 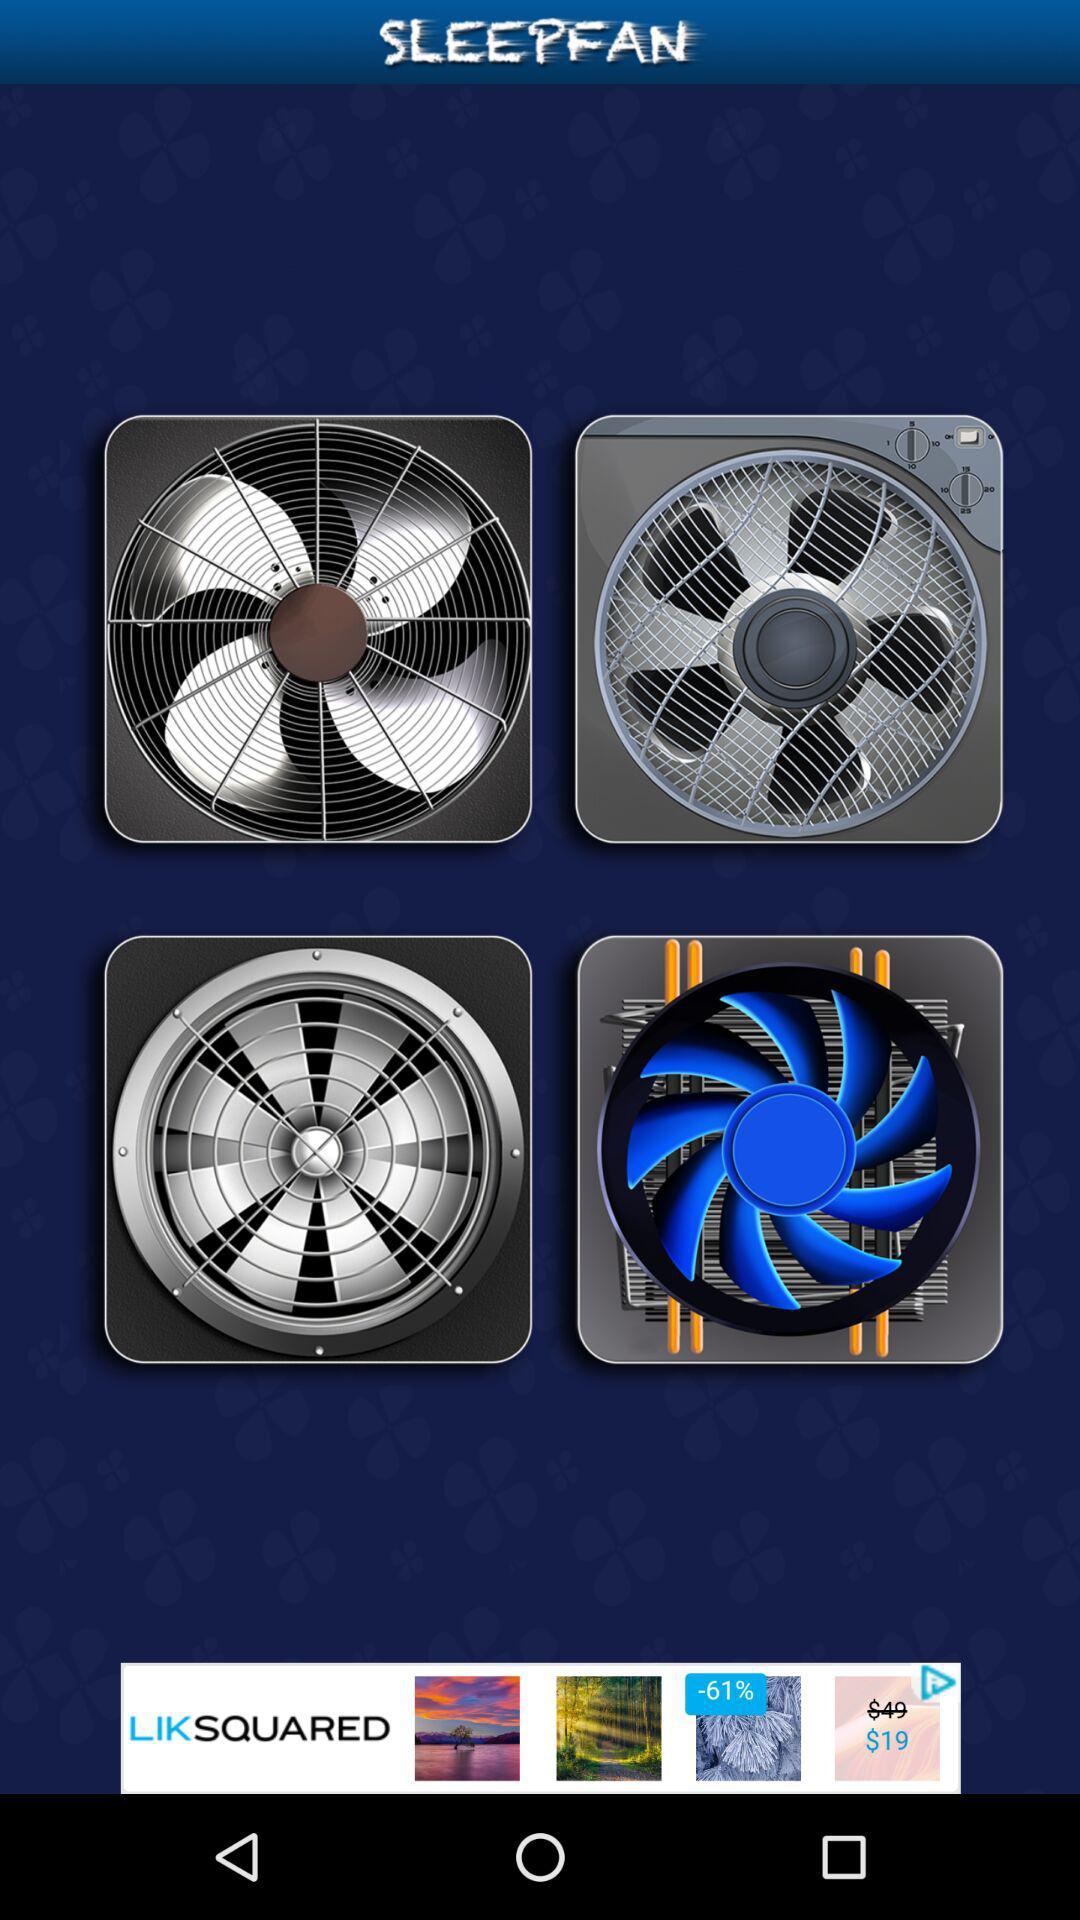 What do you see at coordinates (540, 1727) in the screenshot?
I see `advertisement space` at bounding box center [540, 1727].